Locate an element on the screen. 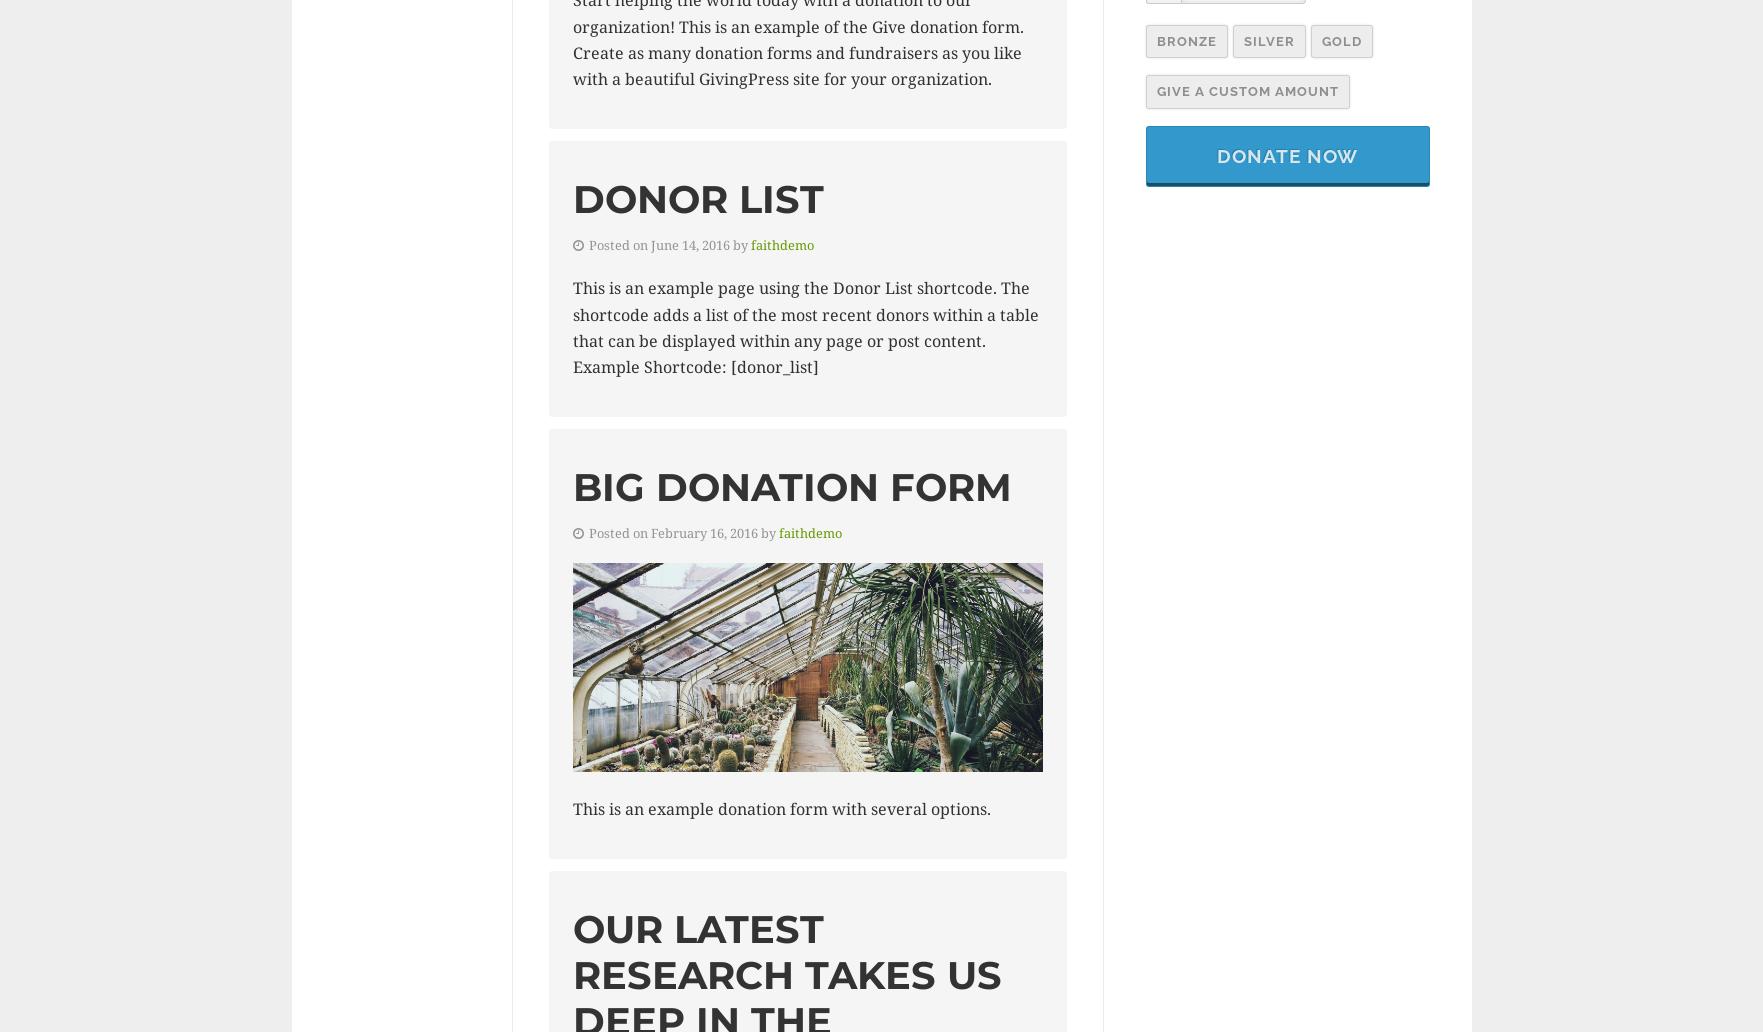 The width and height of the screenshot is (1763, 1032). 'This is an example page using the Donor List shortcode. The shortcode adds a list of the most recent donors within a table that can be displayed within any page or post content. Example Shortcode: [donor_list]' is located at coordinates (571, 327).